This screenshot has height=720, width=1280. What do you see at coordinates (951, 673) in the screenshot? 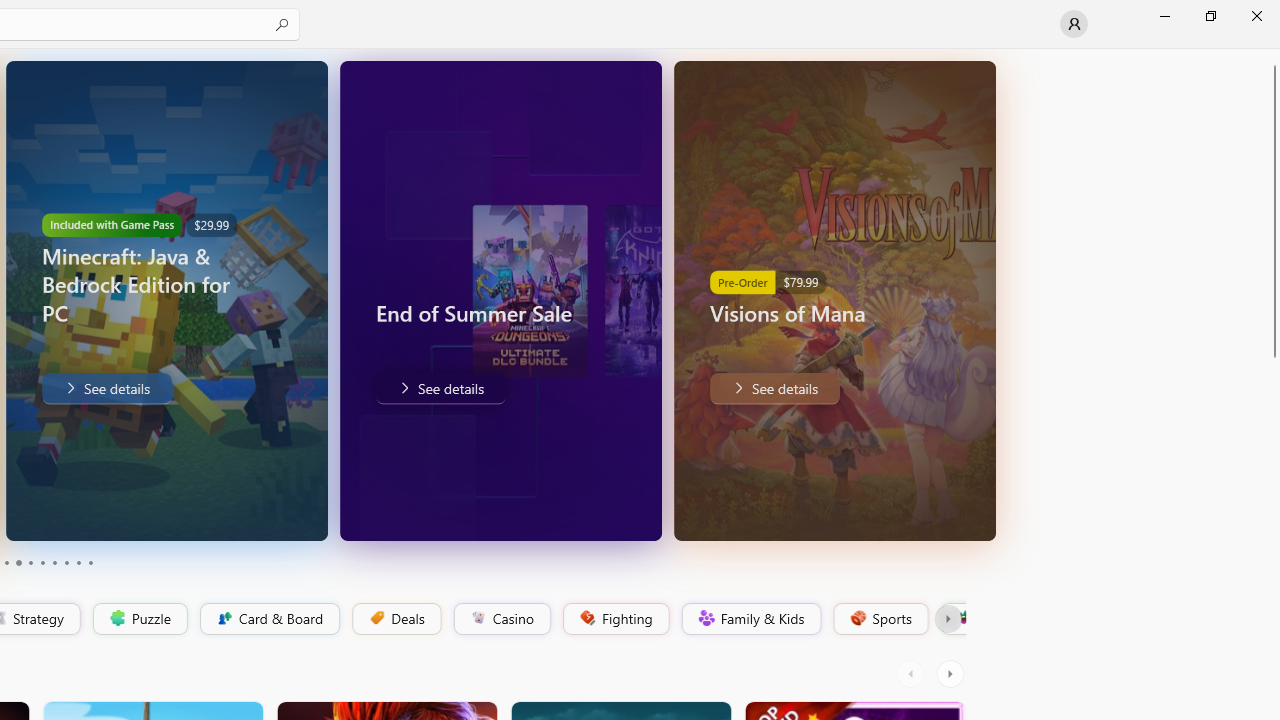
I see `'AutomationID: RightScrollButton'` at bounding box center [951, 673].